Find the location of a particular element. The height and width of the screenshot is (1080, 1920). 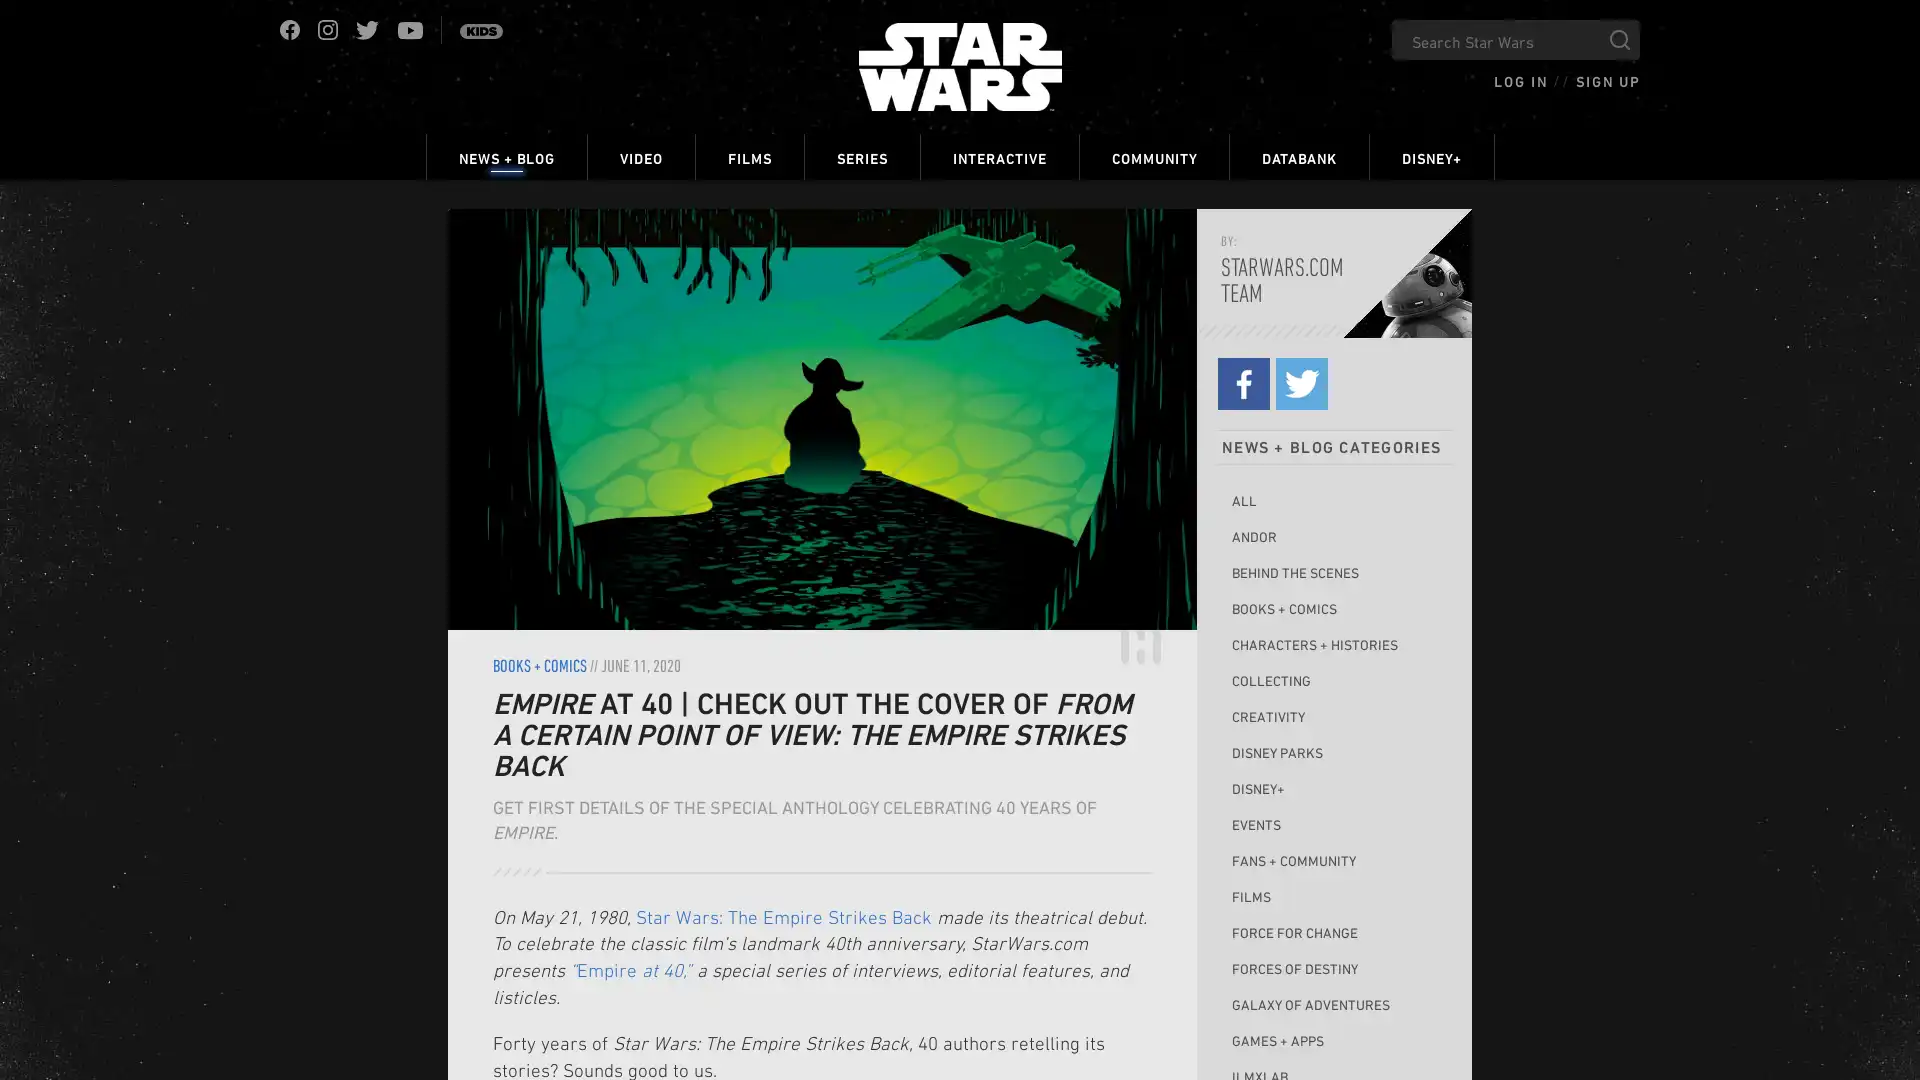

LOG IN is located at coordinates (1520, 80).